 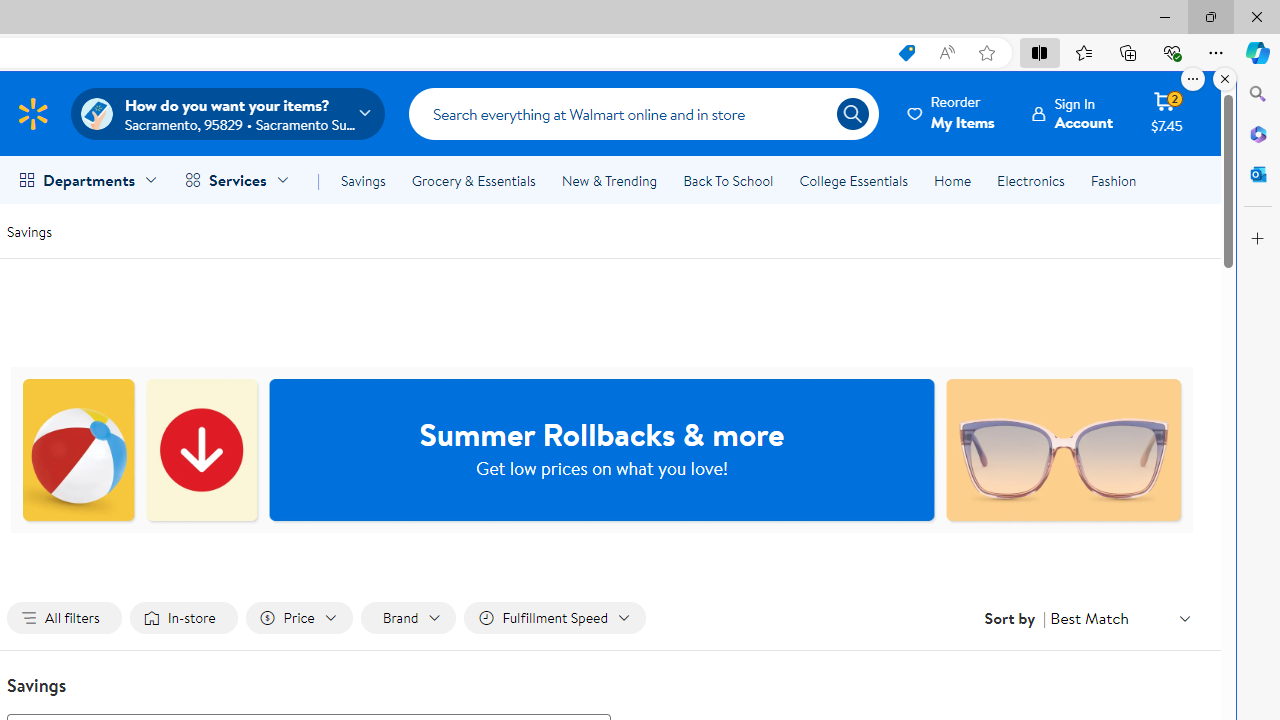 I want to click on 'College Essentials', so click(x=853, y=181).